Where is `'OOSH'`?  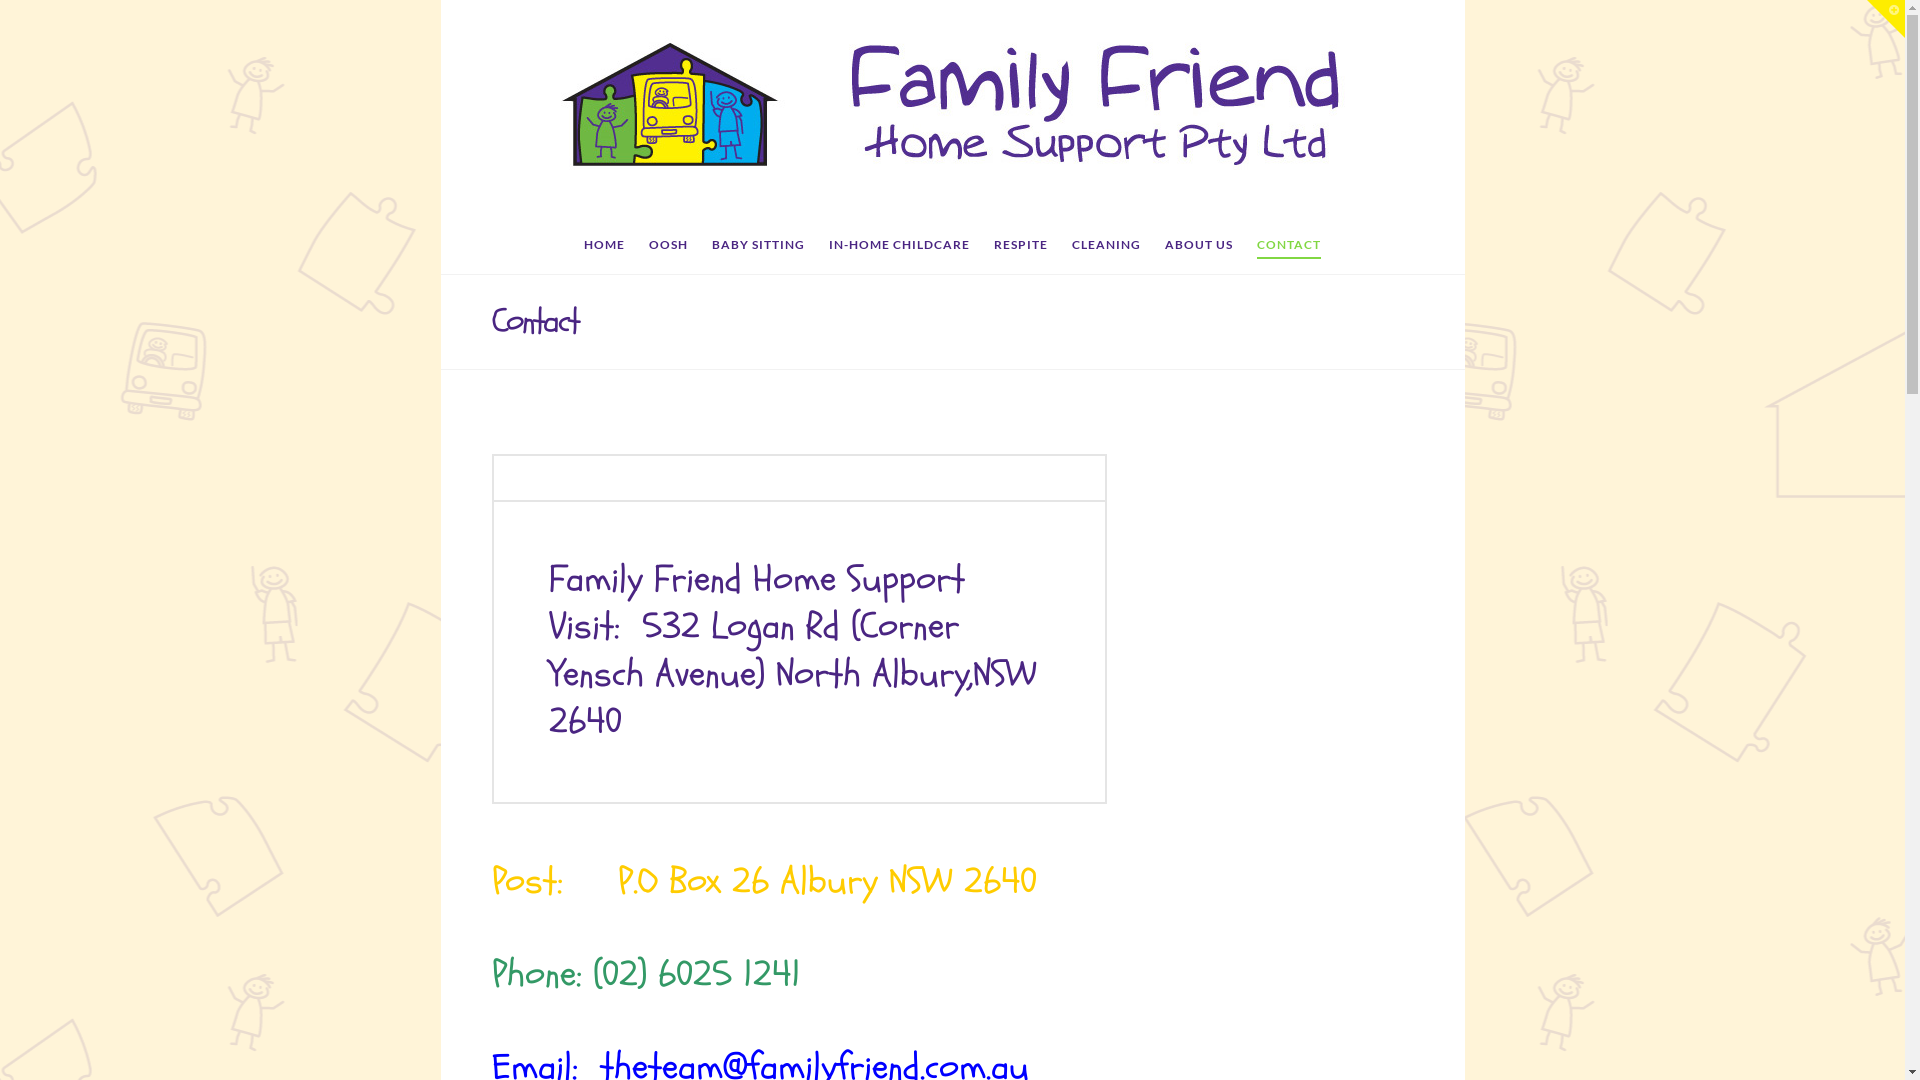 'OOSH' is located at coordinates (668, 248).